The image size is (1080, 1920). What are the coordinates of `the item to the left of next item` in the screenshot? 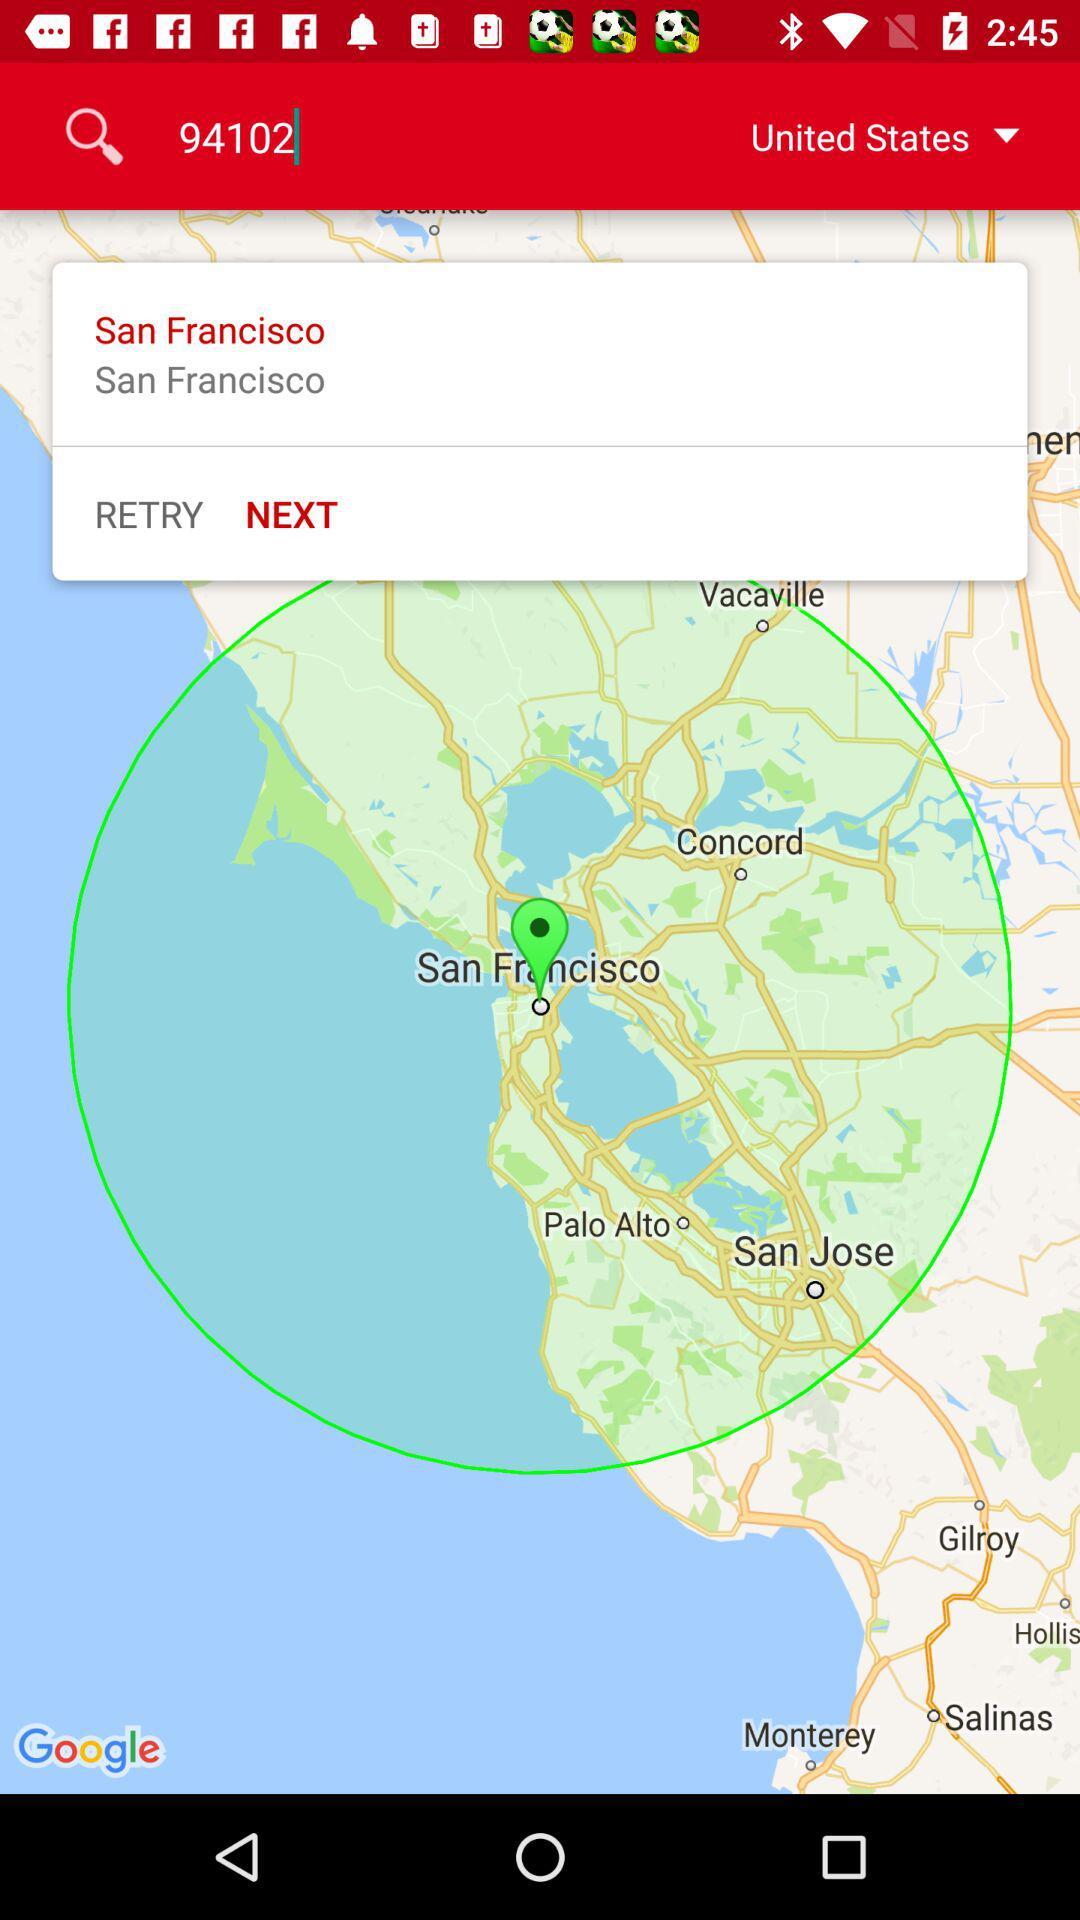 It's located at (147, 513).